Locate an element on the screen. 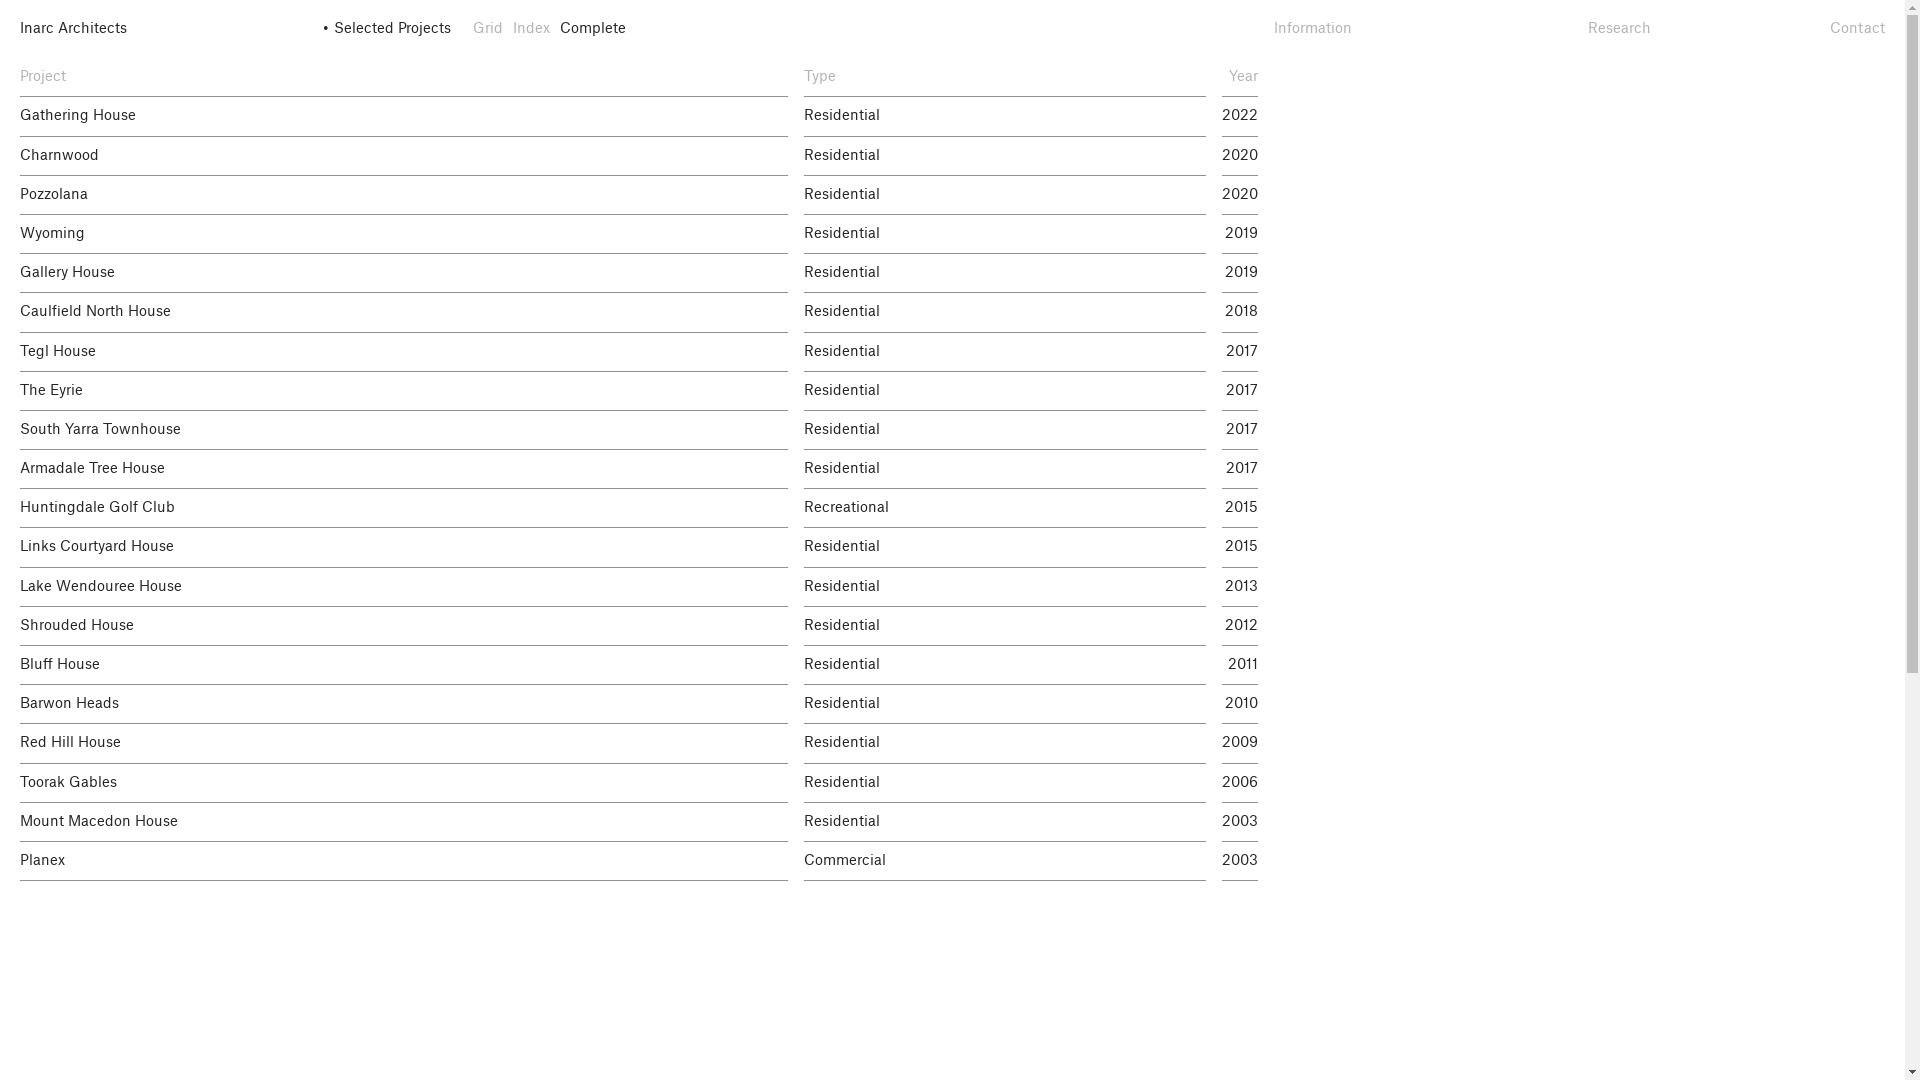 The height and width of the screenshot is (1080, 1920). 'Grid' is located at coordinates (486, 29).